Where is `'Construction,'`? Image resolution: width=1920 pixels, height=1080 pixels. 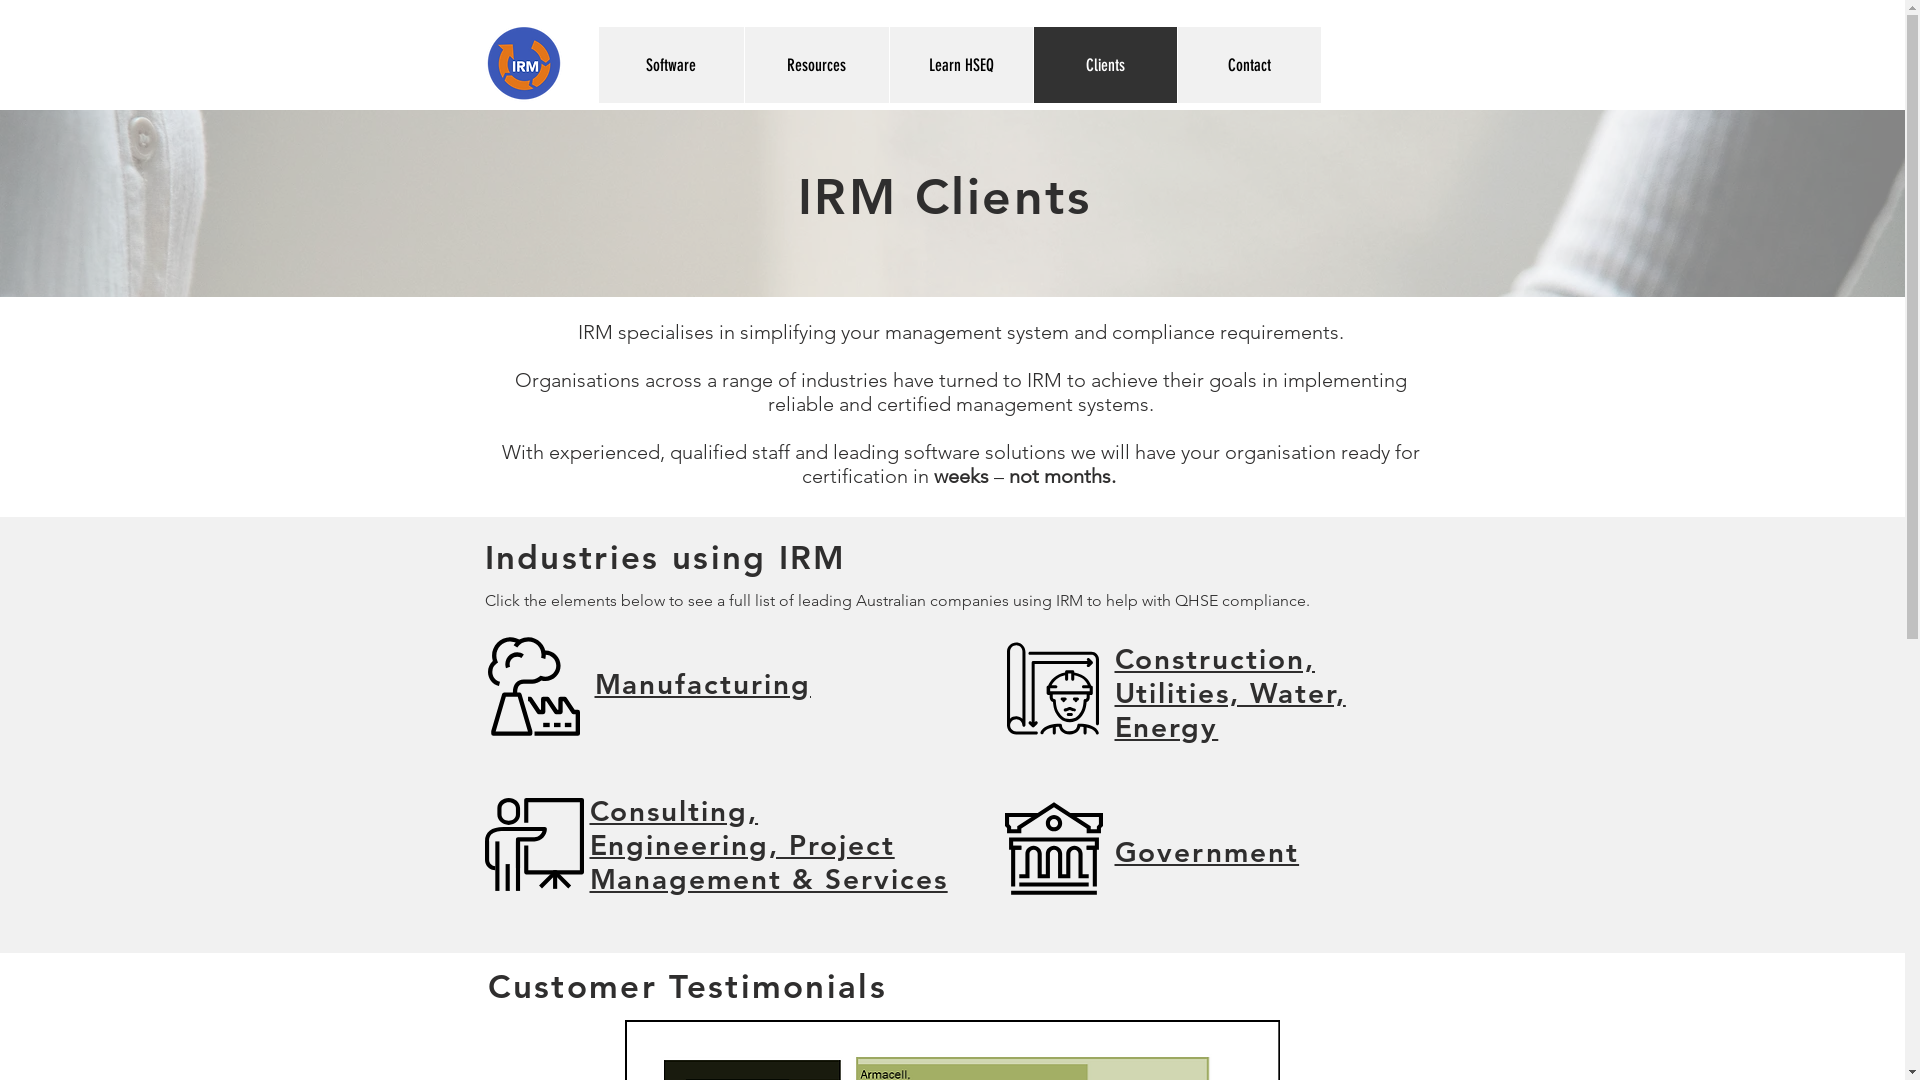 'Construction,' is located at coordinates (1112, 659).